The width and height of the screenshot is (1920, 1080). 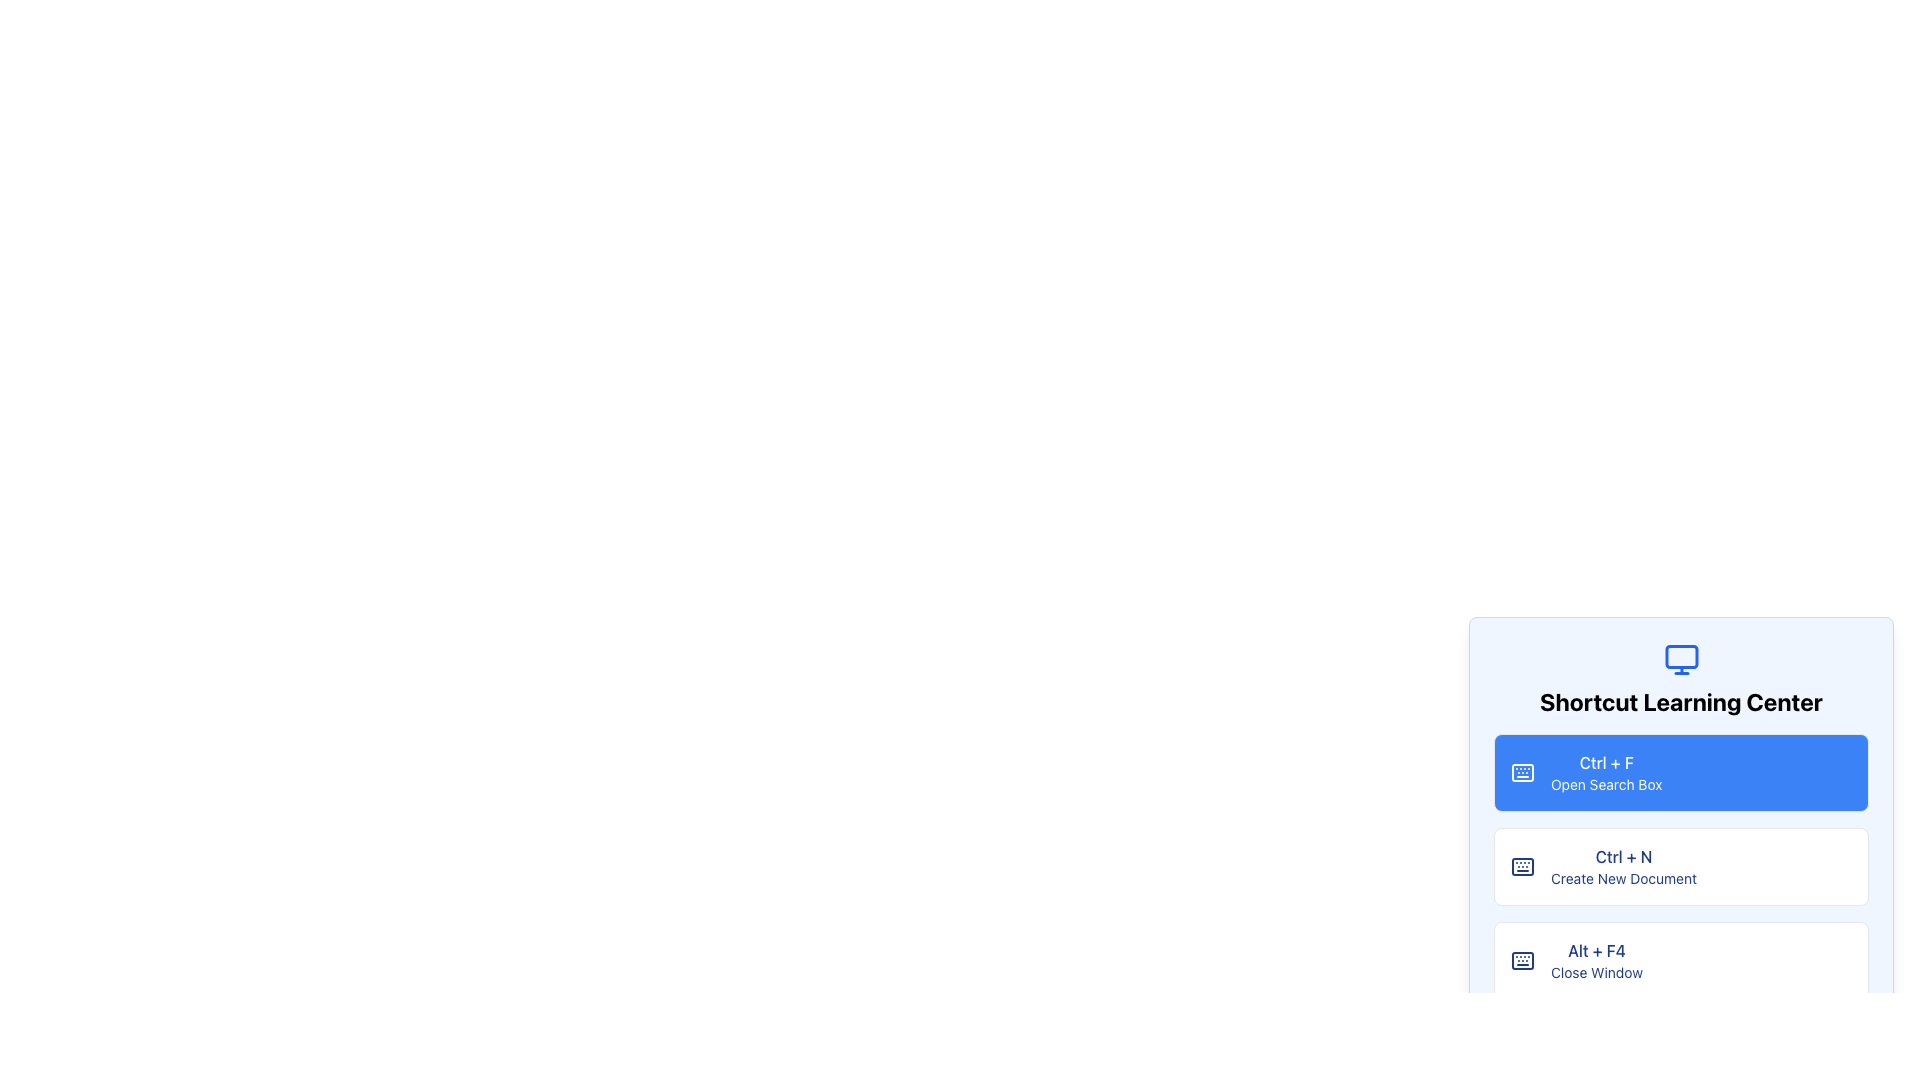 I want to click on the static text label 'Create New Document' located below the shortcut 'Ctrl + N' in the lower-right area of the interface, so click(x=1623, y=878).